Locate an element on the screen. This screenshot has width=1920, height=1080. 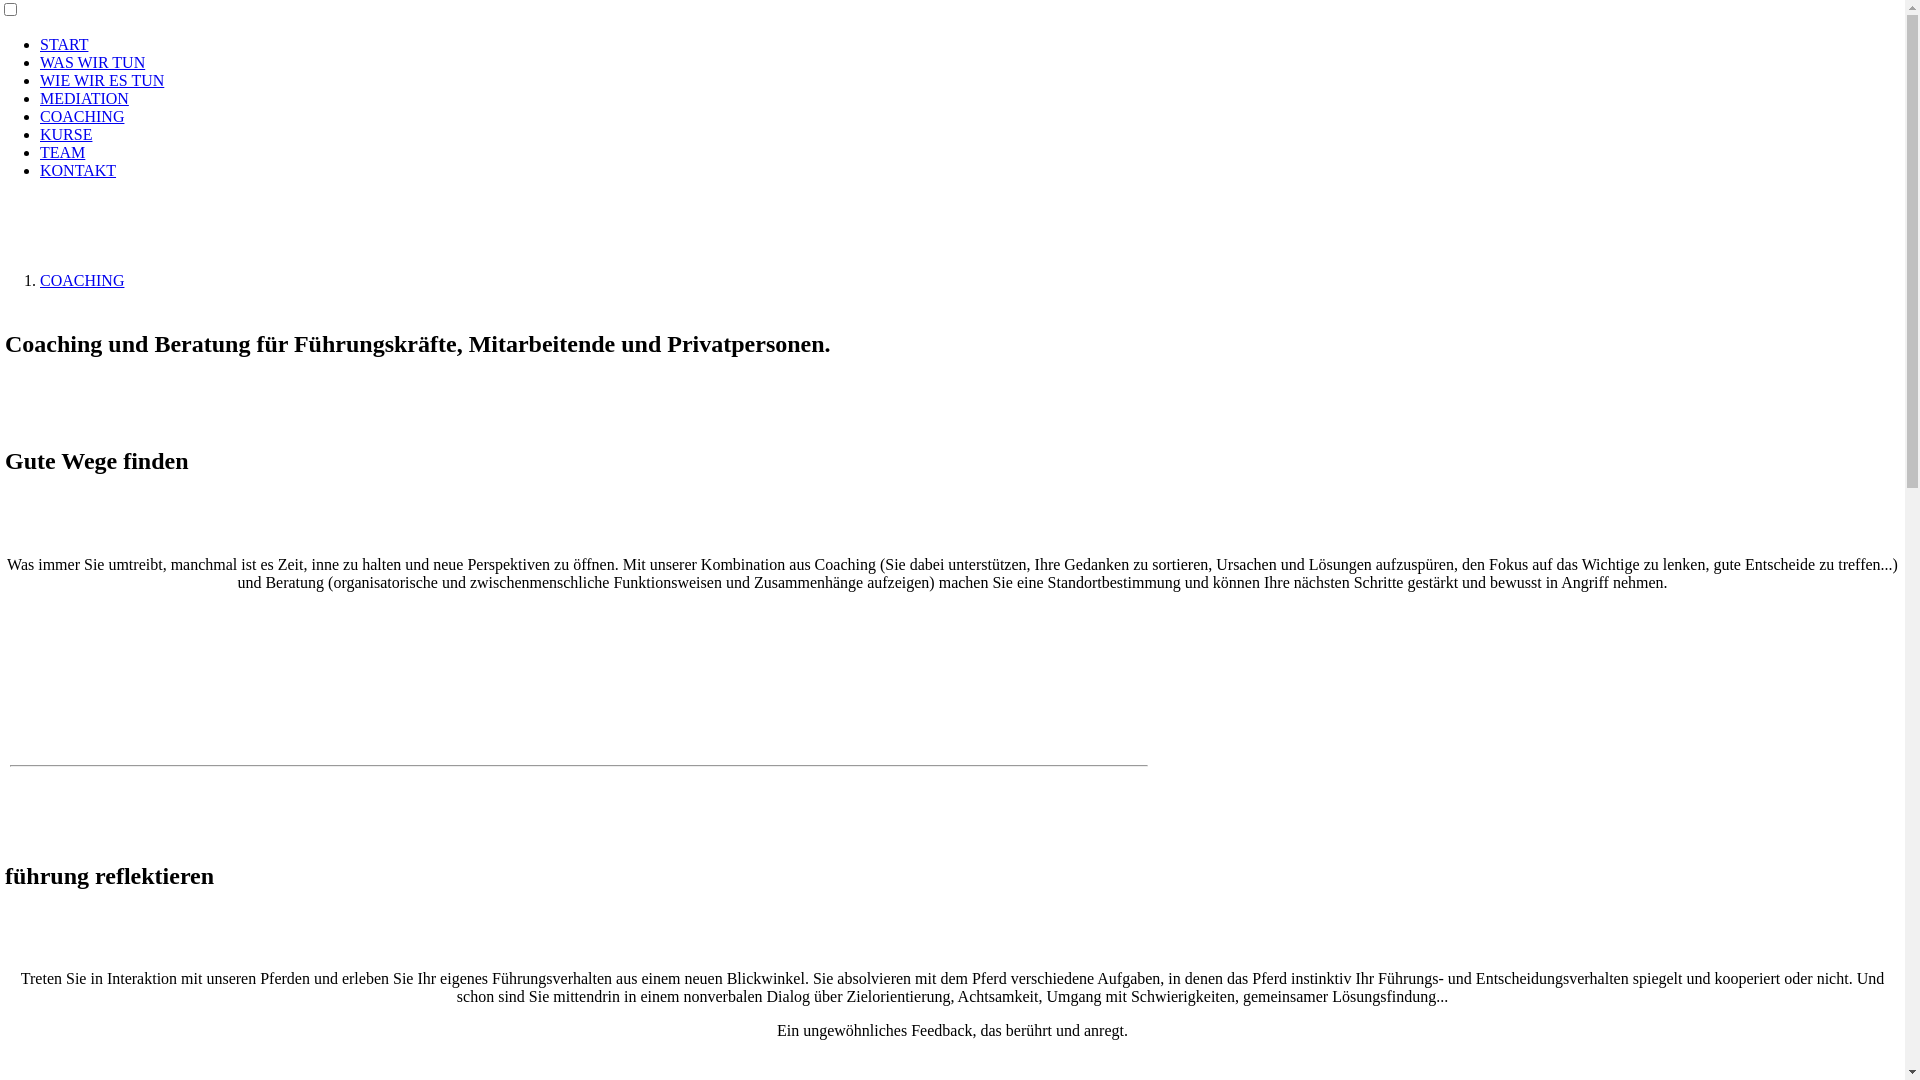
'MEDIATION' is located at coordinates (83, 98).